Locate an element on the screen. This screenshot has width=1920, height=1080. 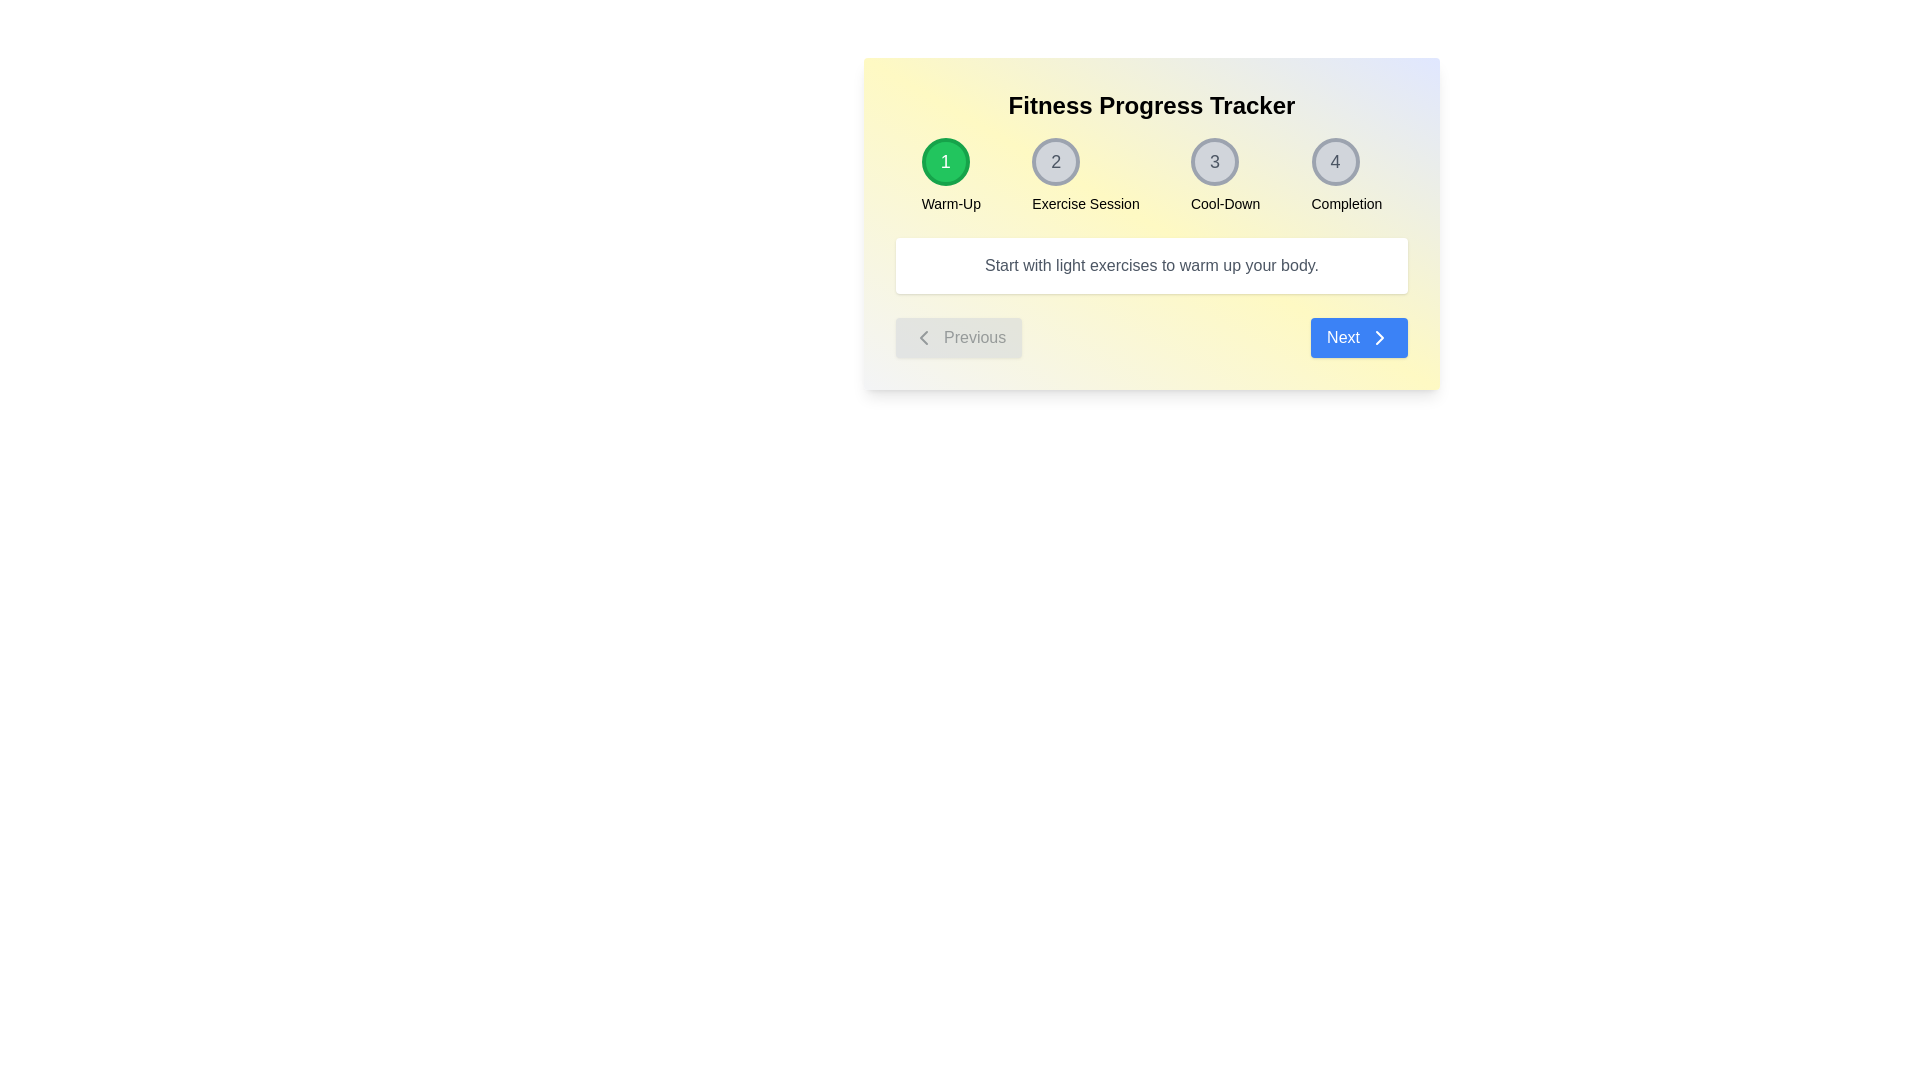
the circular badge with a green background and the number '1', which is the first step indicator in a horizontal layout, displaying 'Warm-Up' below it is located at coordinates (950, 175).